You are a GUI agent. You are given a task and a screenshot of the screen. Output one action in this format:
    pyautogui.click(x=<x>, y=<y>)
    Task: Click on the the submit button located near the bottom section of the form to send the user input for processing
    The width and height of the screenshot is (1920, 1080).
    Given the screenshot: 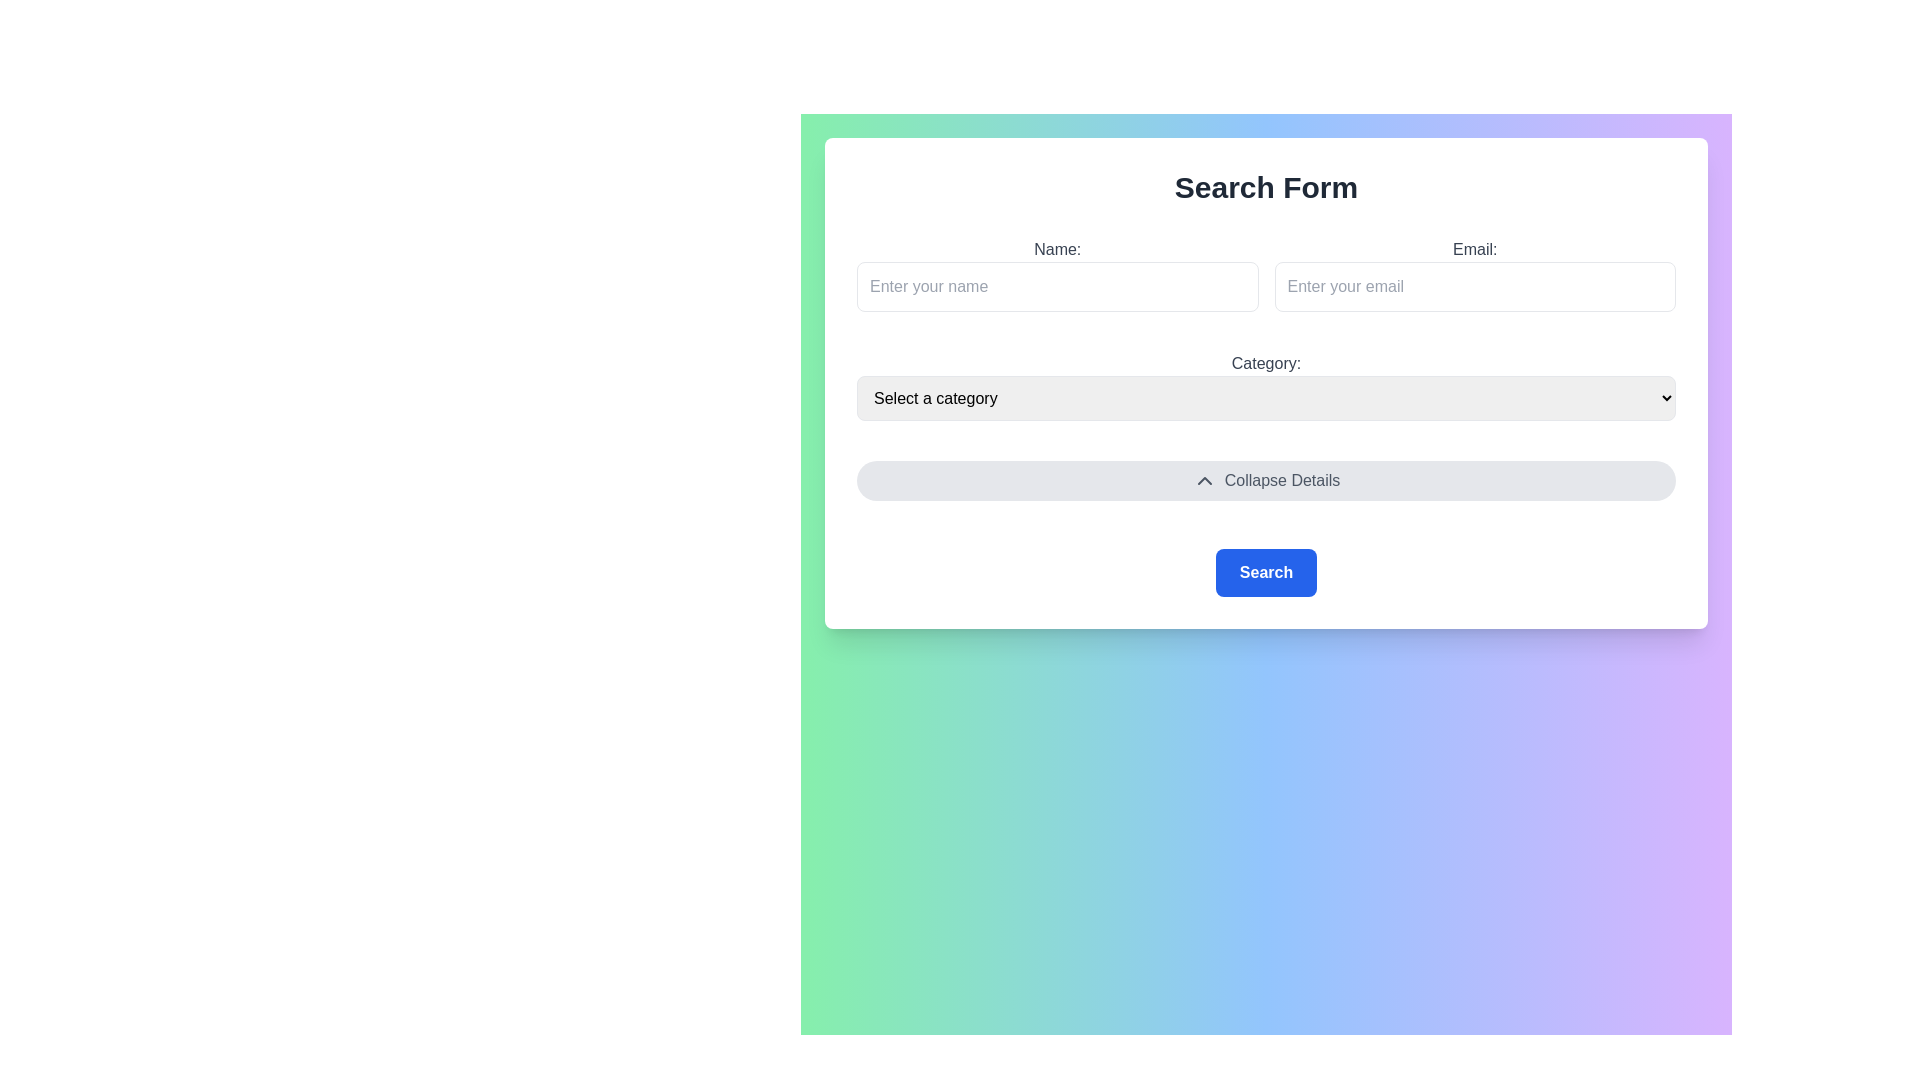 What is the action you would take?
    pyautogui.click(x=1265, y=573)
    